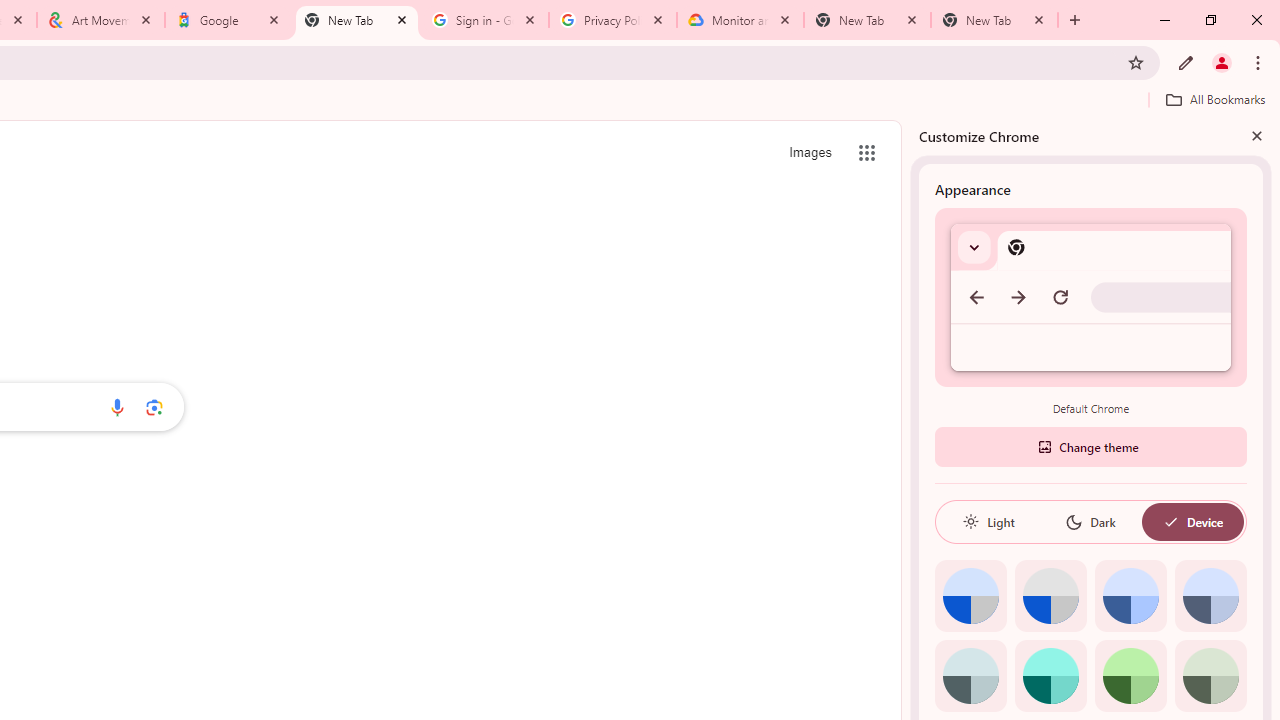  Describe the element at coordinates (1170, 521) in the screenshot. I see `'AutomationID: baseSvg'` at that location.